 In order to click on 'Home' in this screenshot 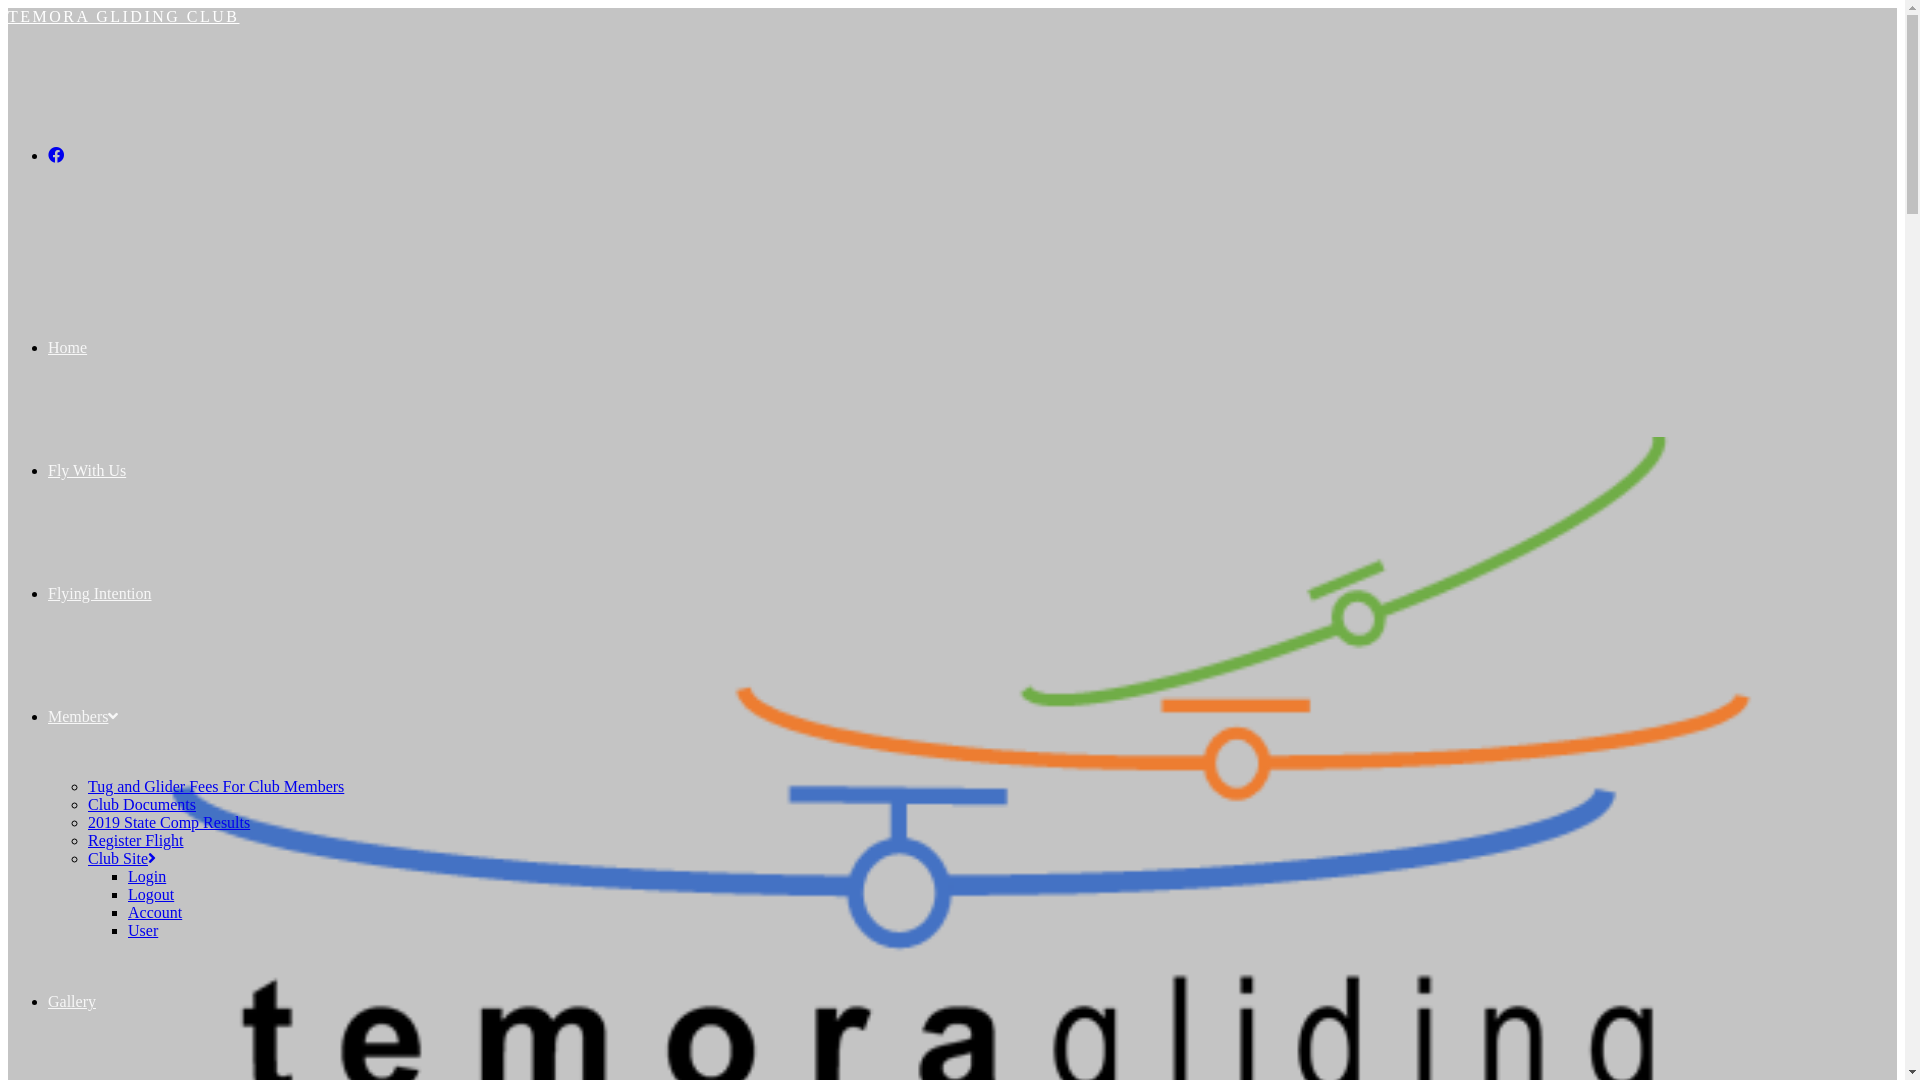, I will do `click(48, 346)`.